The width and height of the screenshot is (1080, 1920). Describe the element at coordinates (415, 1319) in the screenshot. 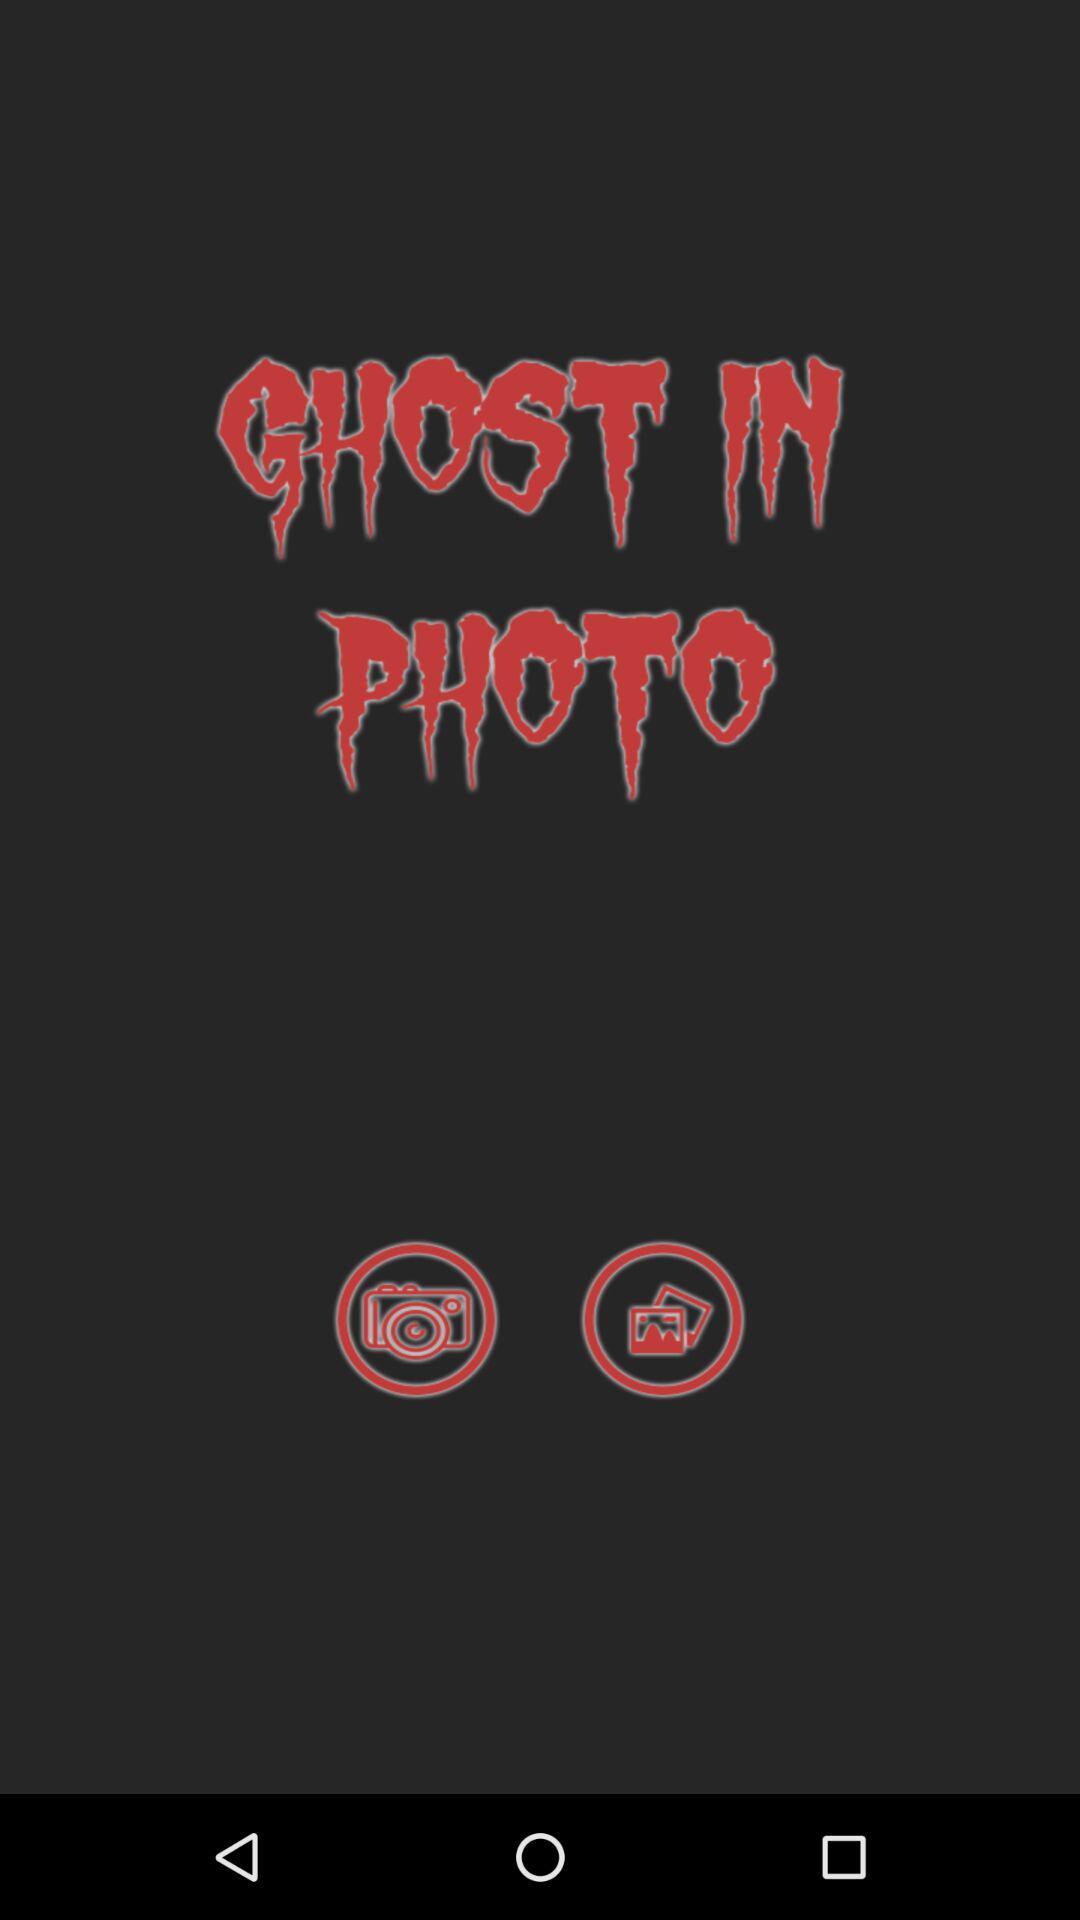

I see `camera` at that location.